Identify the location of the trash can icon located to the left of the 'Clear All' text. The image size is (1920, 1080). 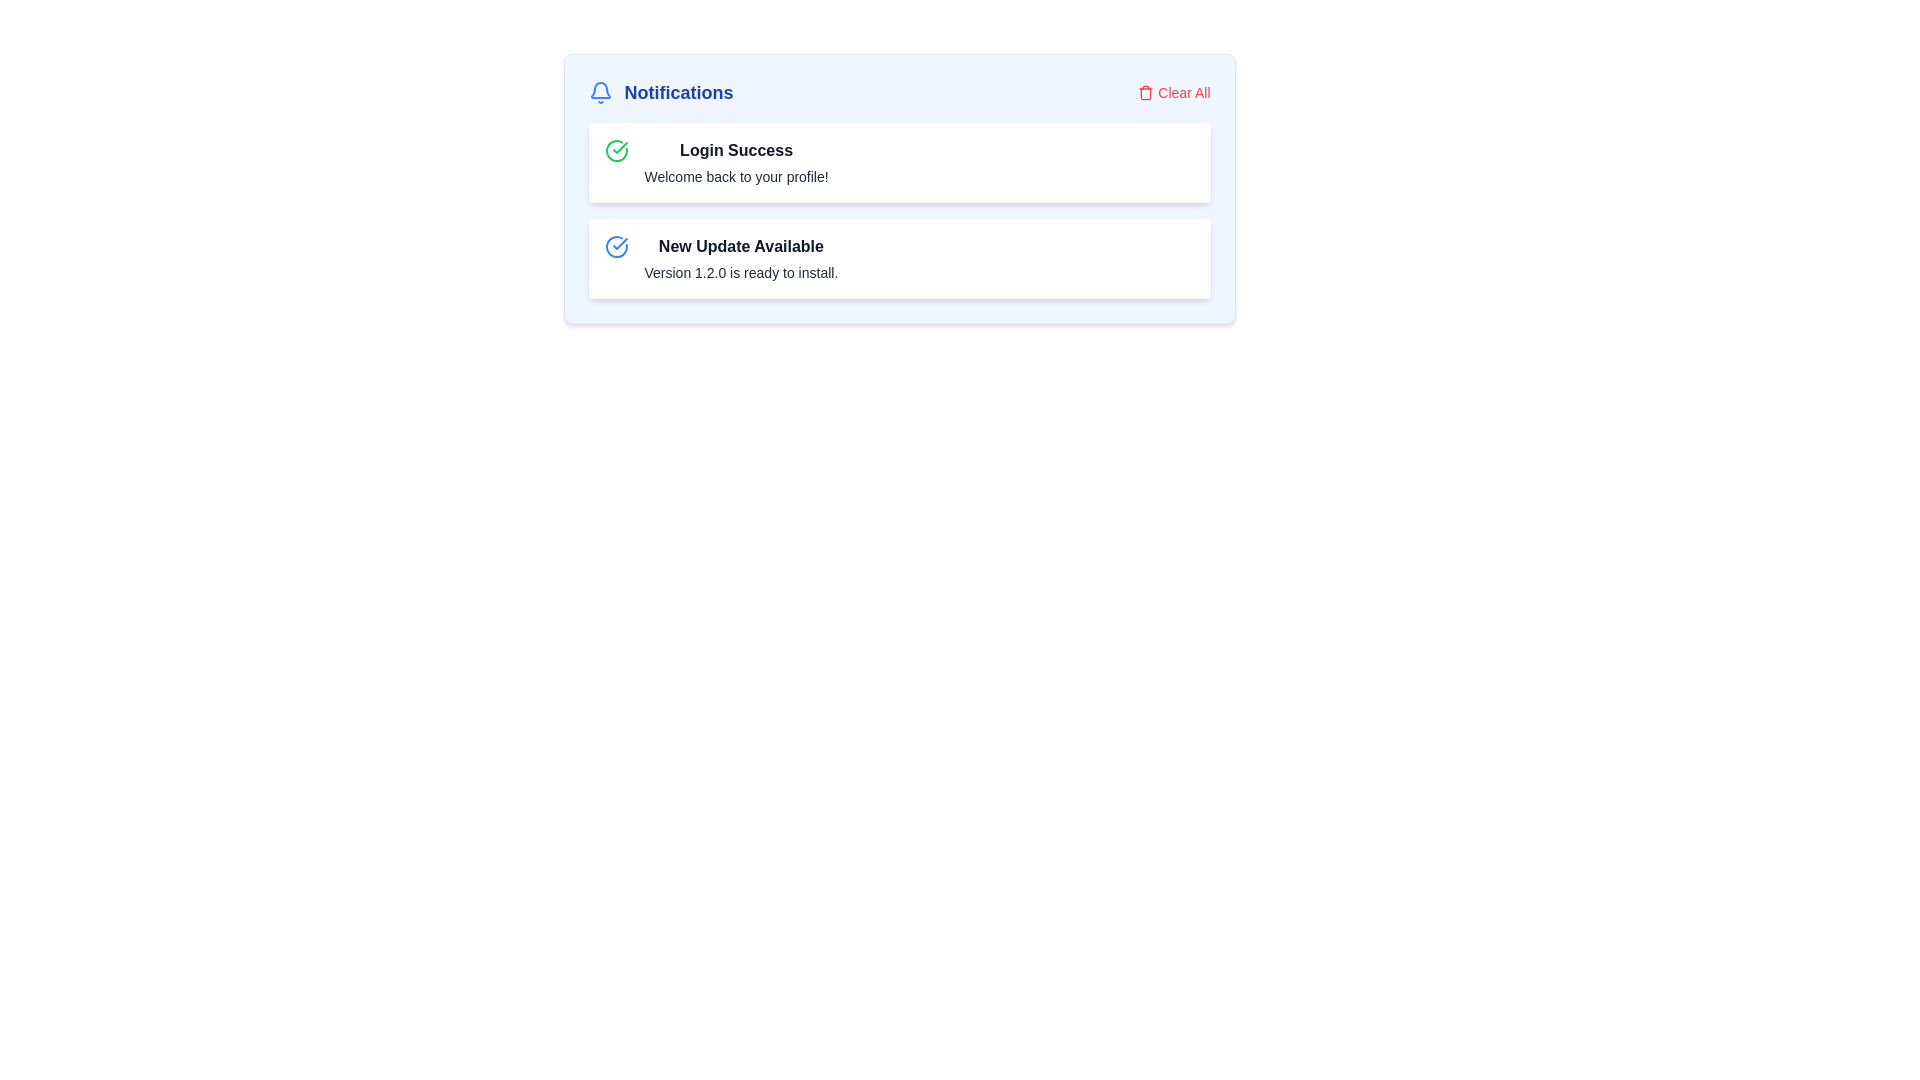
(1146, 92).